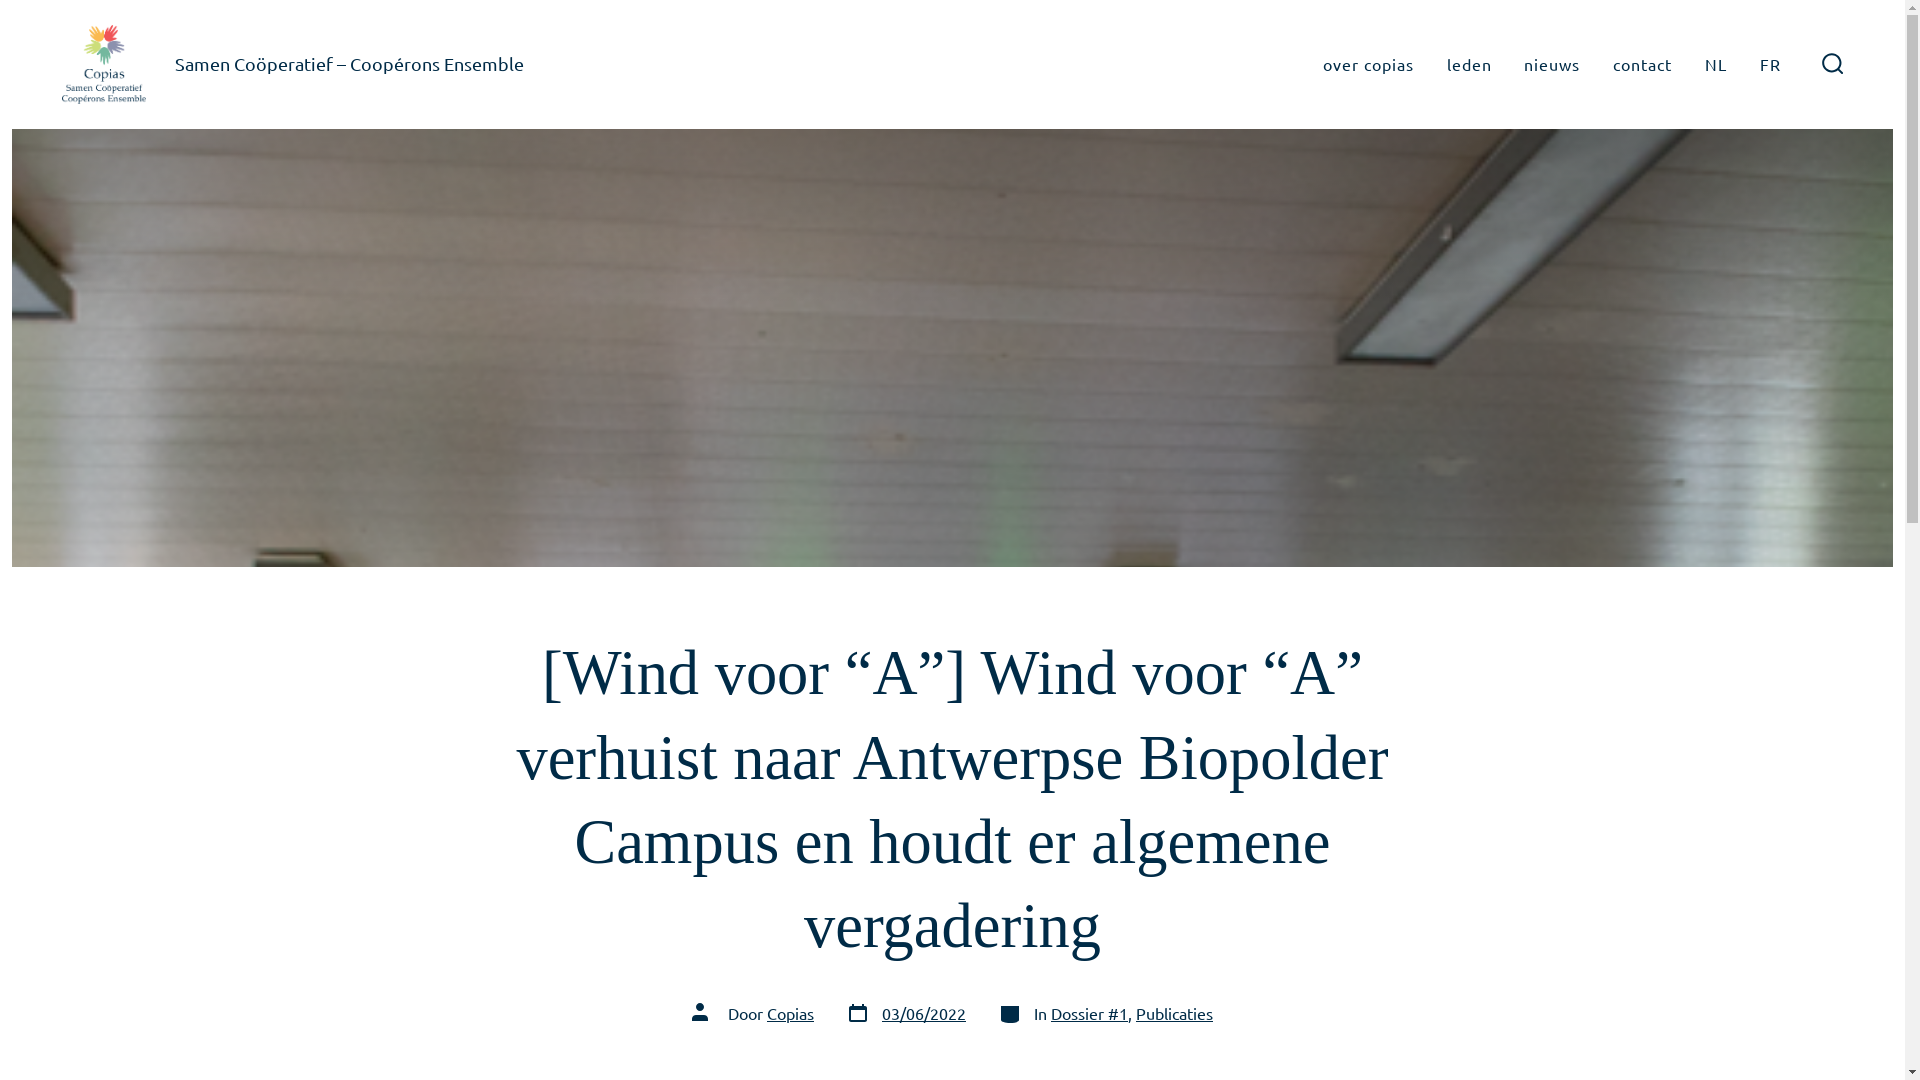  I want to click on 'zoeken in-/uitschakelen', so click(1809, 63).